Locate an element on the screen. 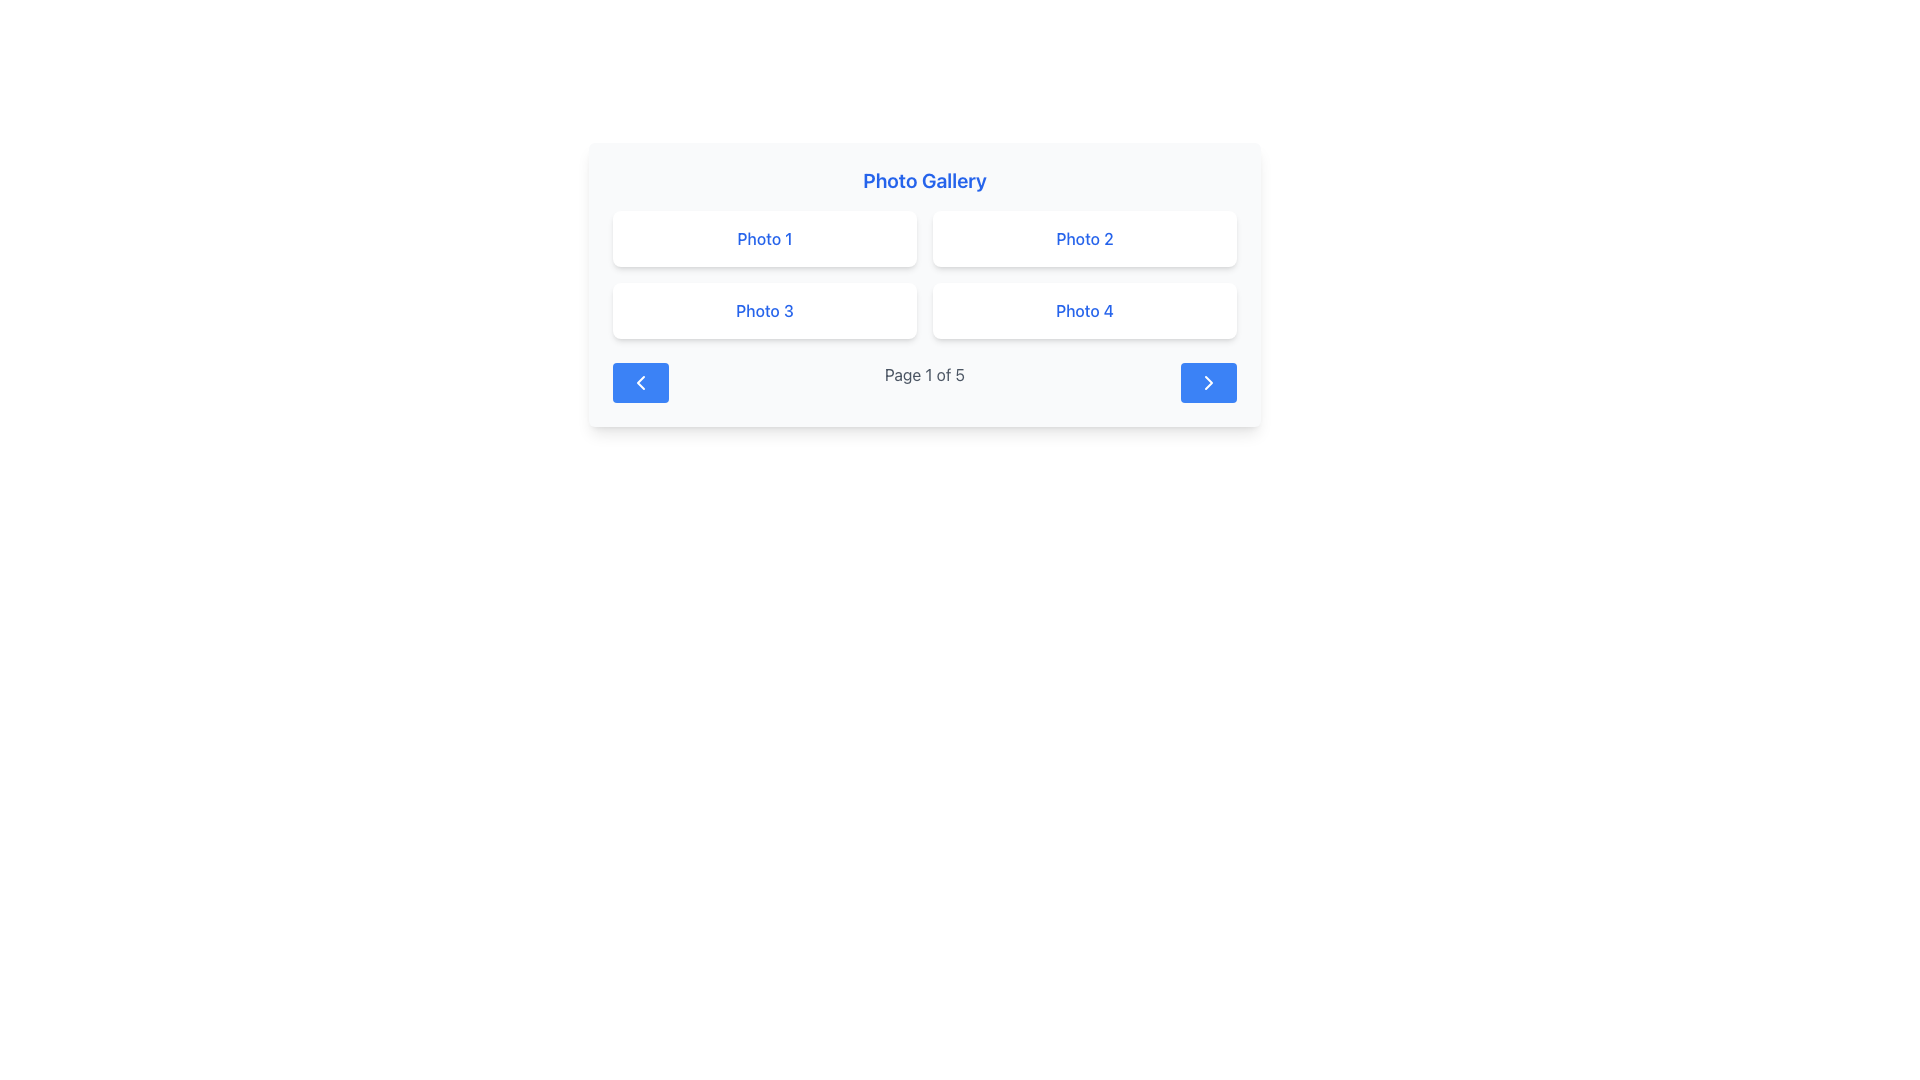 The width and height of the screenshot is (1920, 1080). the Text Label indicating the current page within the 'Photo Gallery' section located at the center of the navigation bar at the bottom, which displays the pagination (1 out of 5 pages) is located at coordinates (924, 382).